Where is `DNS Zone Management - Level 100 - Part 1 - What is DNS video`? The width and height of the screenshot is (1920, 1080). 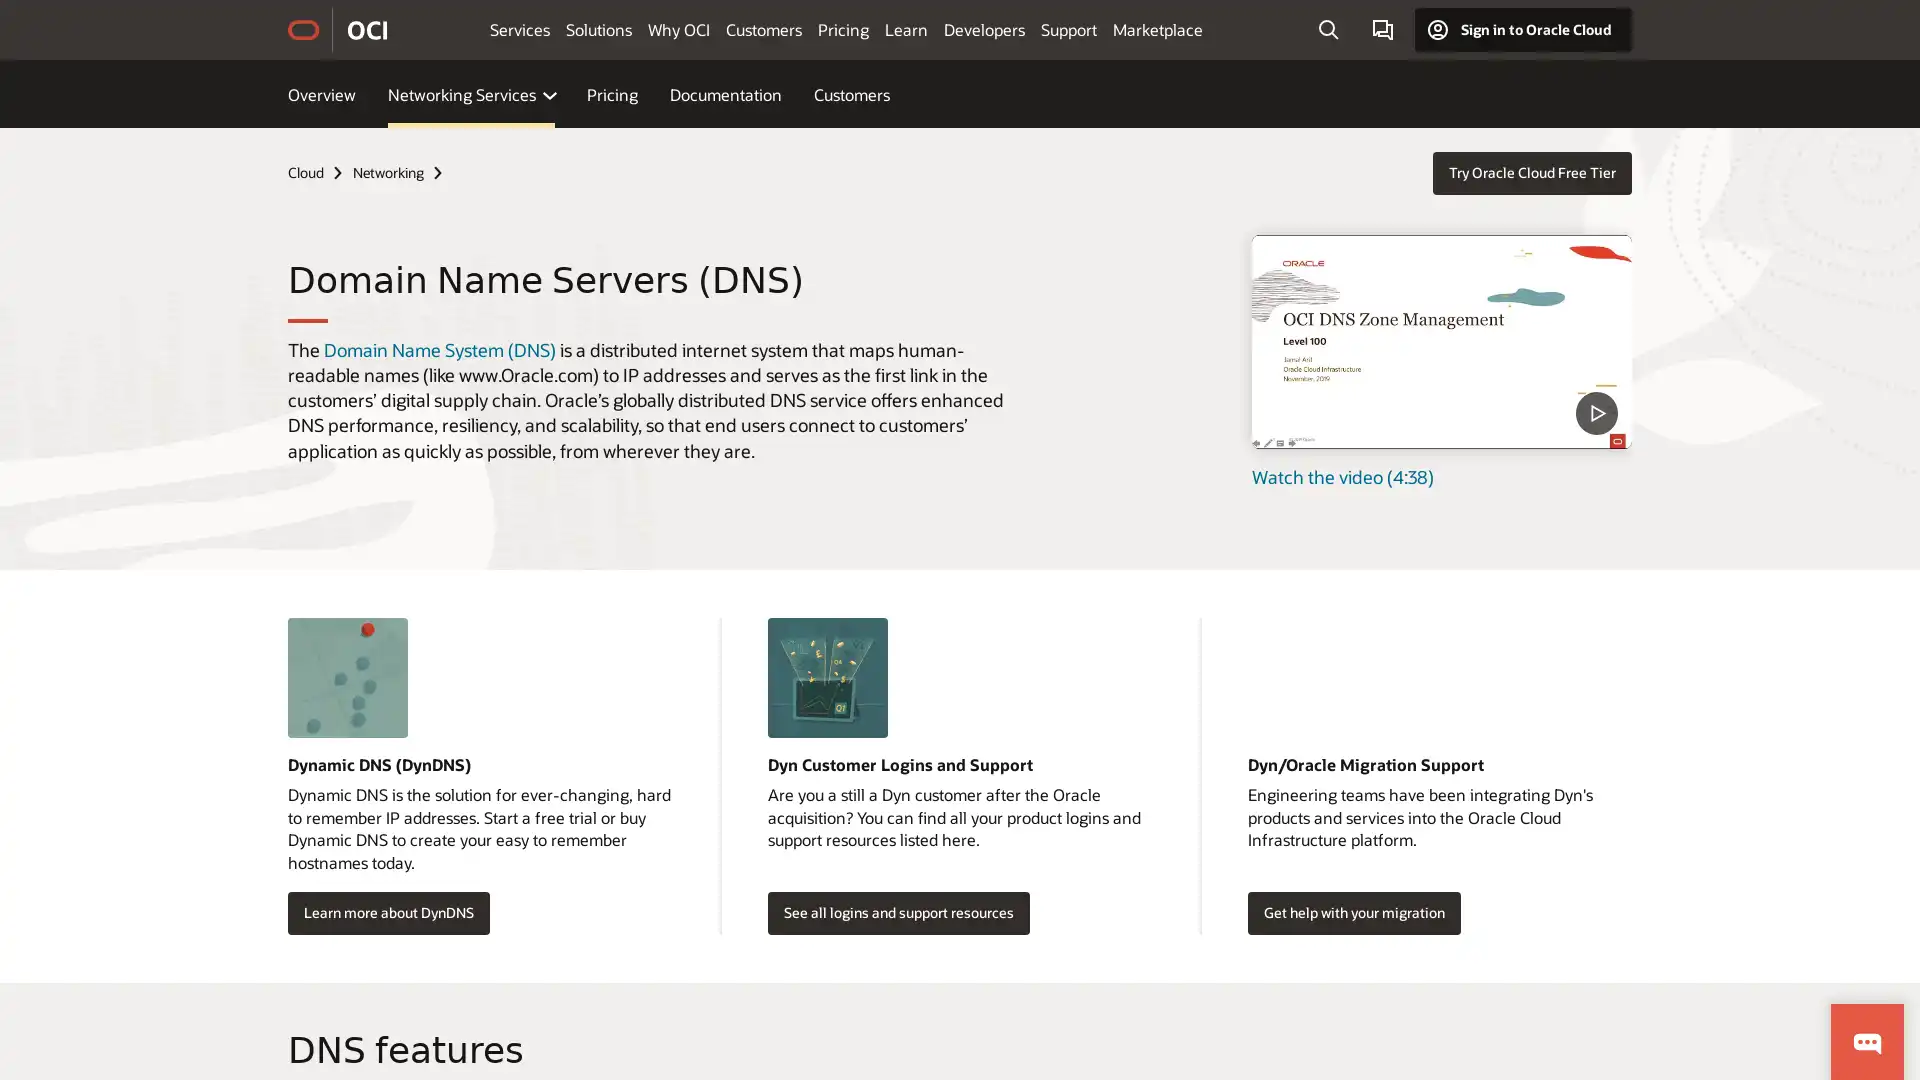 DNS Zone Management - Level 100 - Part 1 - What is DNS video is located at coordinates (1441, 340).